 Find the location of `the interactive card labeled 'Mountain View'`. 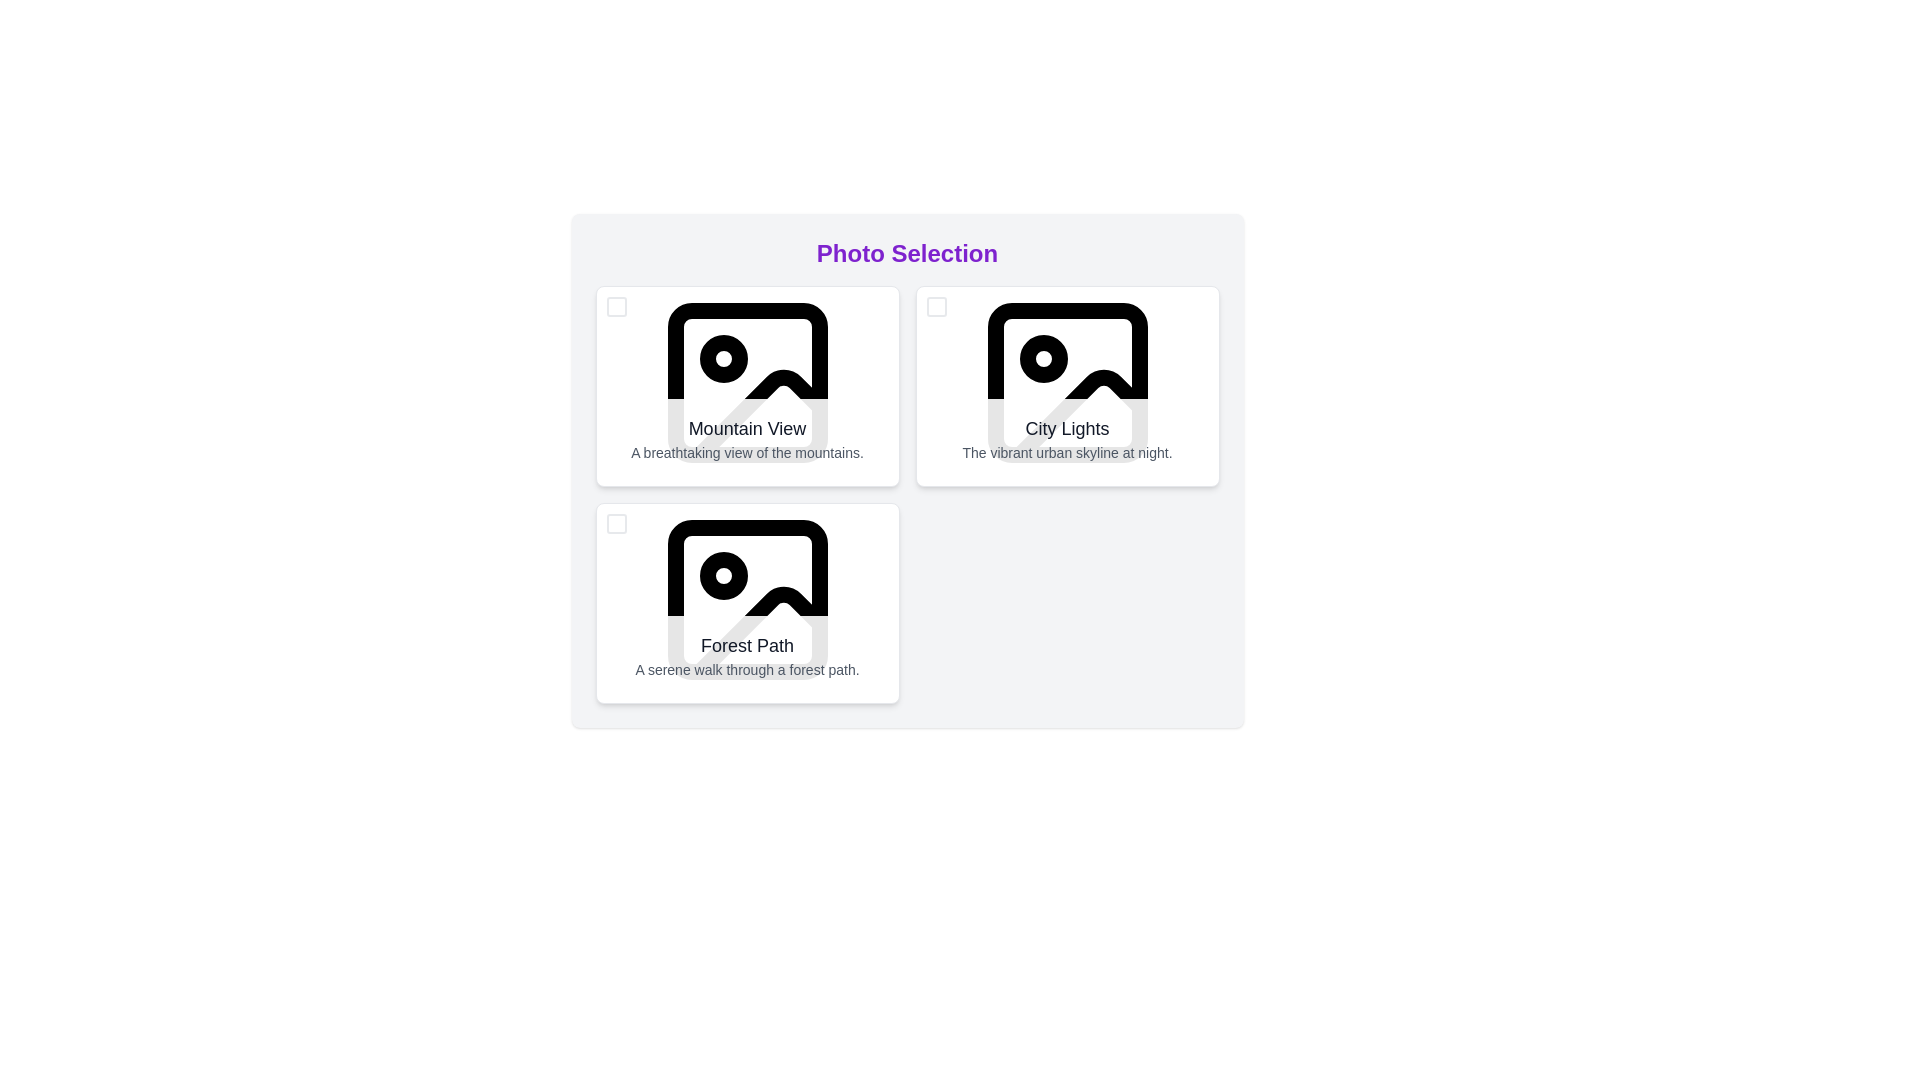

the interactive card labeled 'Mountain View' is located at coordinates (746, 382).